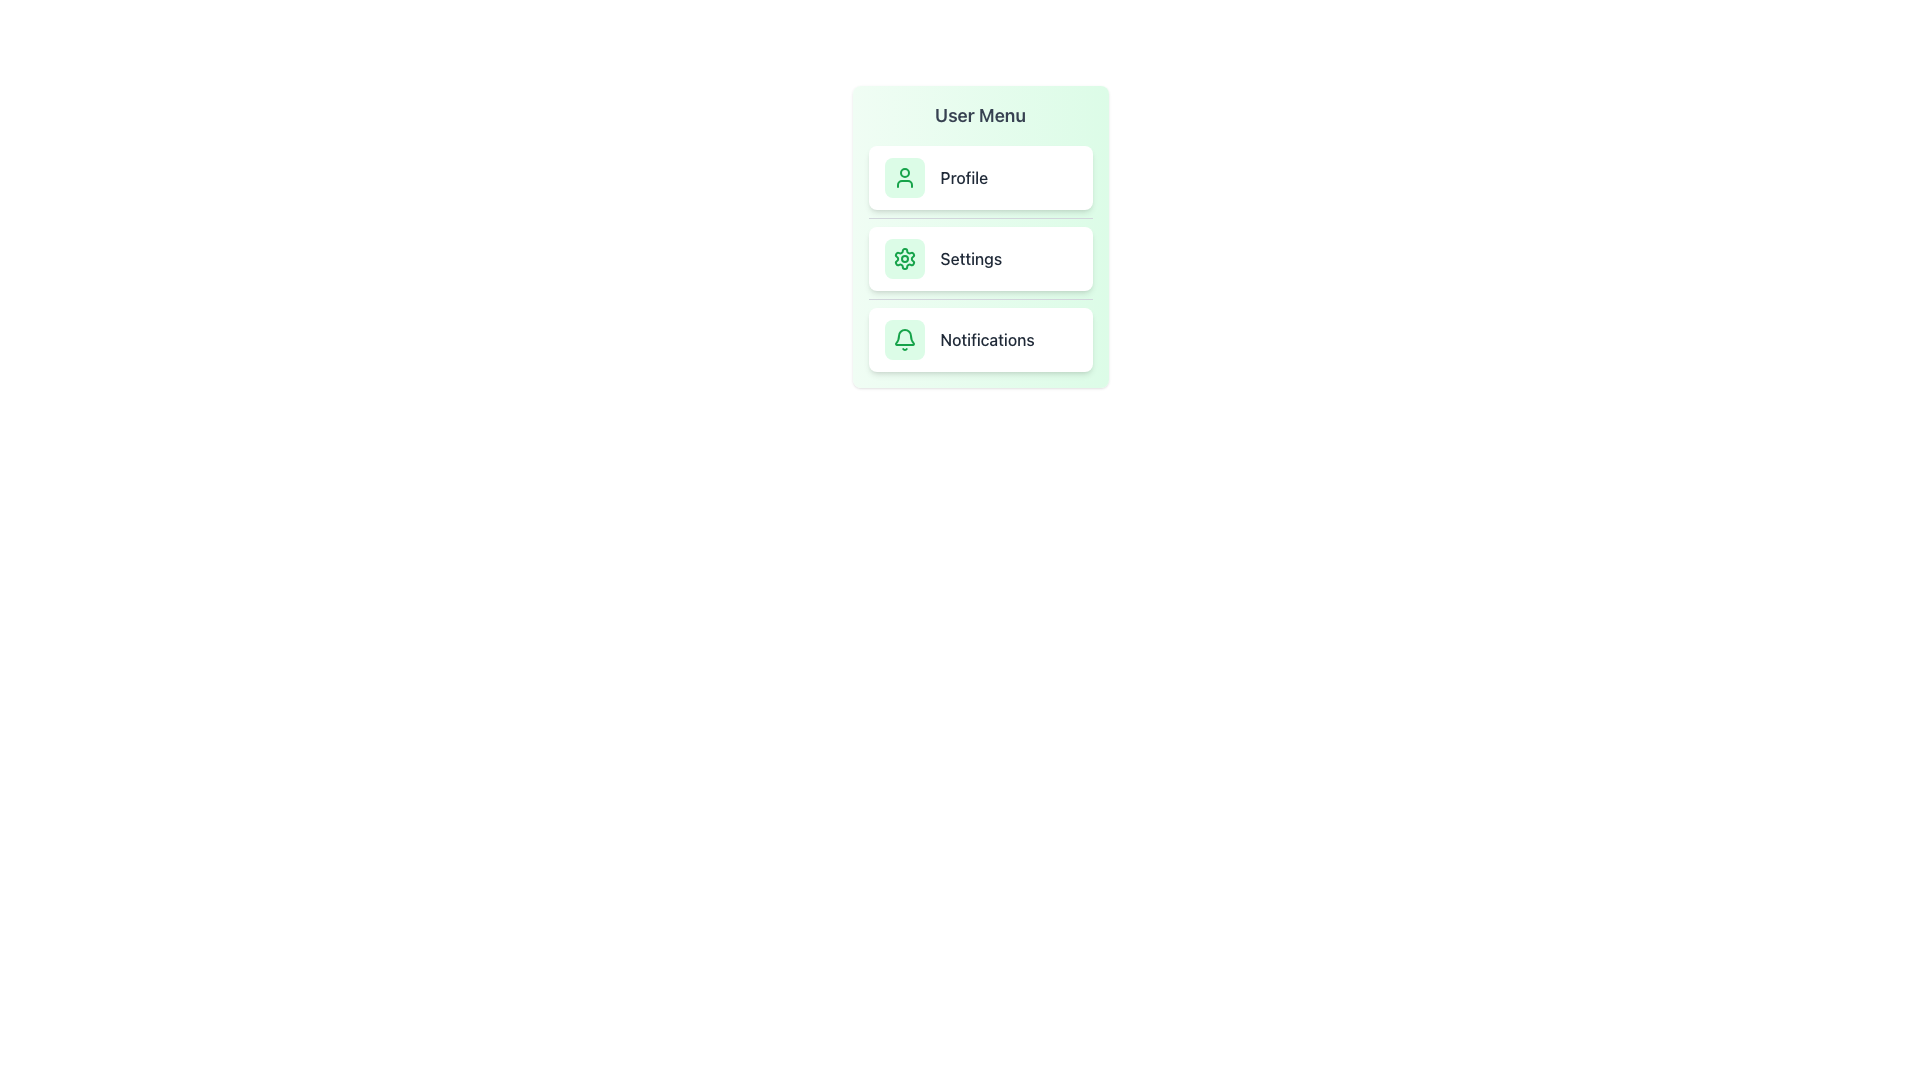 The width and height of the screenshot is (1920, 1080). What do you see at coordinates (980, 115) in the screenshot?
I see `the text label indicating 'User Menu', which serves as a header for the following interactive buttons` at bounding box center [980, 115].